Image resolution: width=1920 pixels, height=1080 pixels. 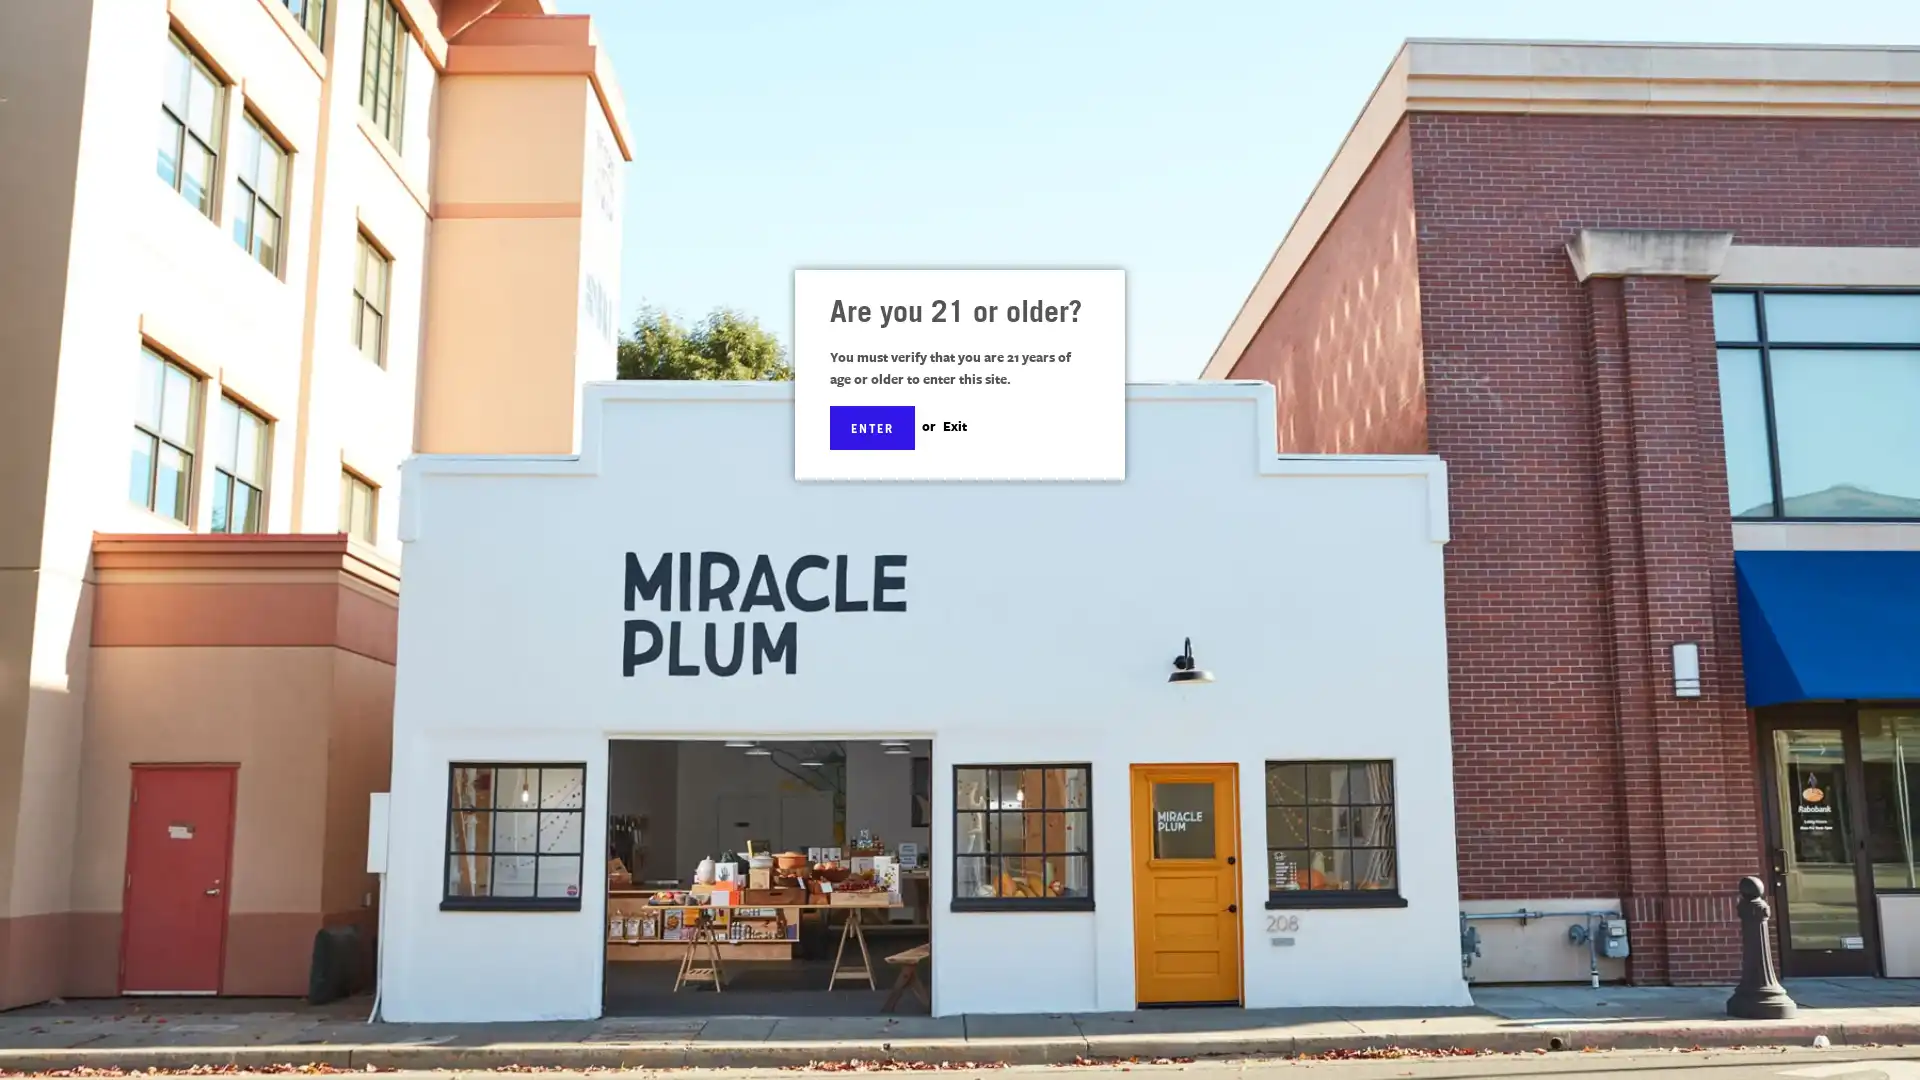 What do you see at coordinates (547, 1002) in the screenshot?
I see `Subscribe` at bounding box center [547, 1002].